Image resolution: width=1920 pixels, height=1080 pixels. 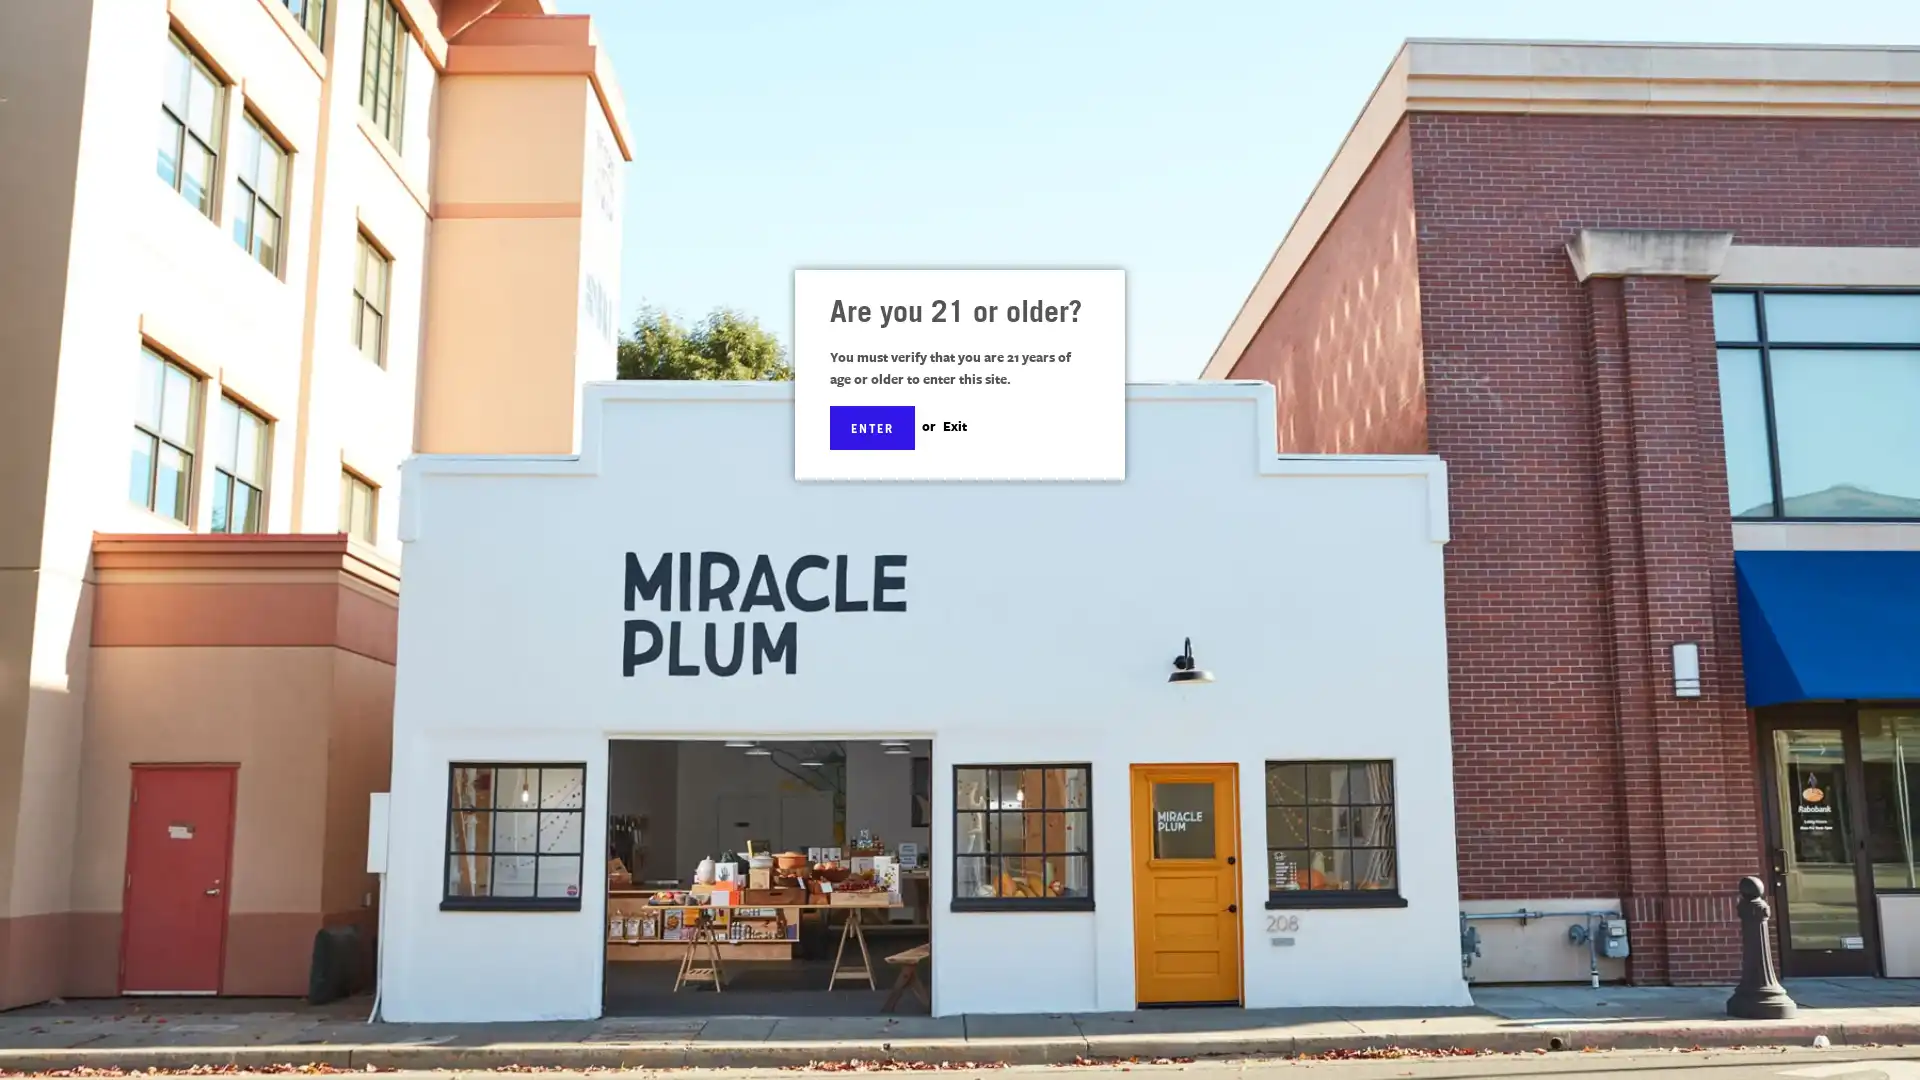 What do you see at coordinates (547, 1002) in the screenshot?
I see `Subscribe` at bounding box center [547, 1002].